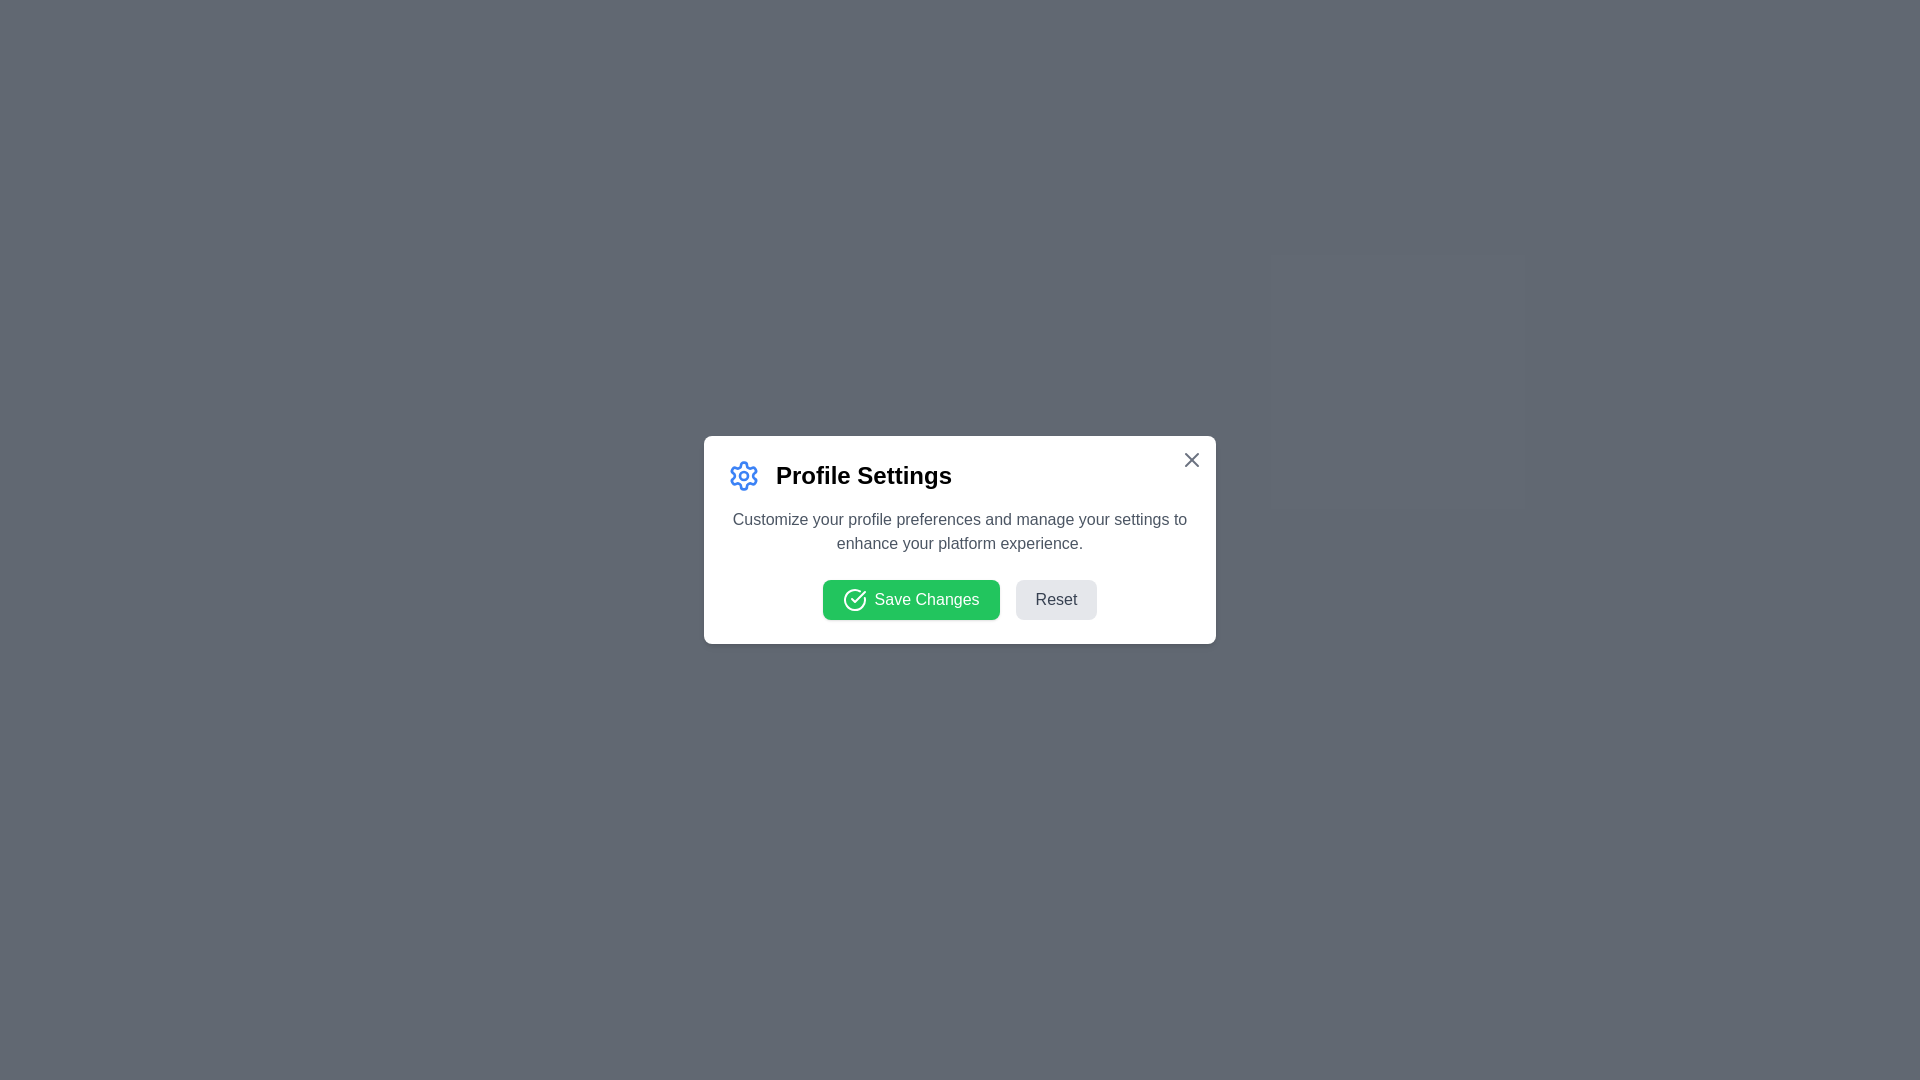 The image size is (1920, 1080). Describe the element at coordinates (1191, 459) in the screenshot. I see `the close button to close the dialog` at that location.